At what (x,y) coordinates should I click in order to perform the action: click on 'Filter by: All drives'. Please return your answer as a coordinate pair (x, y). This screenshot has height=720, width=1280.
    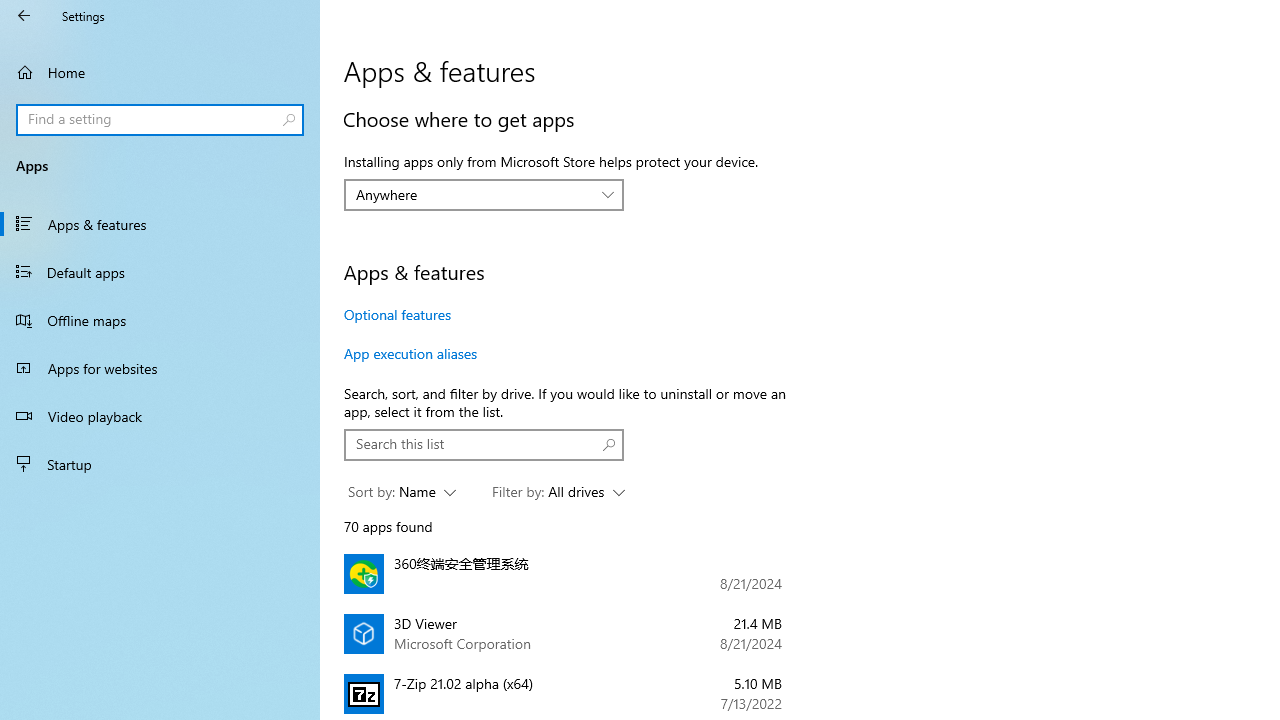
    Looking at the image, I should click on (558, 492).